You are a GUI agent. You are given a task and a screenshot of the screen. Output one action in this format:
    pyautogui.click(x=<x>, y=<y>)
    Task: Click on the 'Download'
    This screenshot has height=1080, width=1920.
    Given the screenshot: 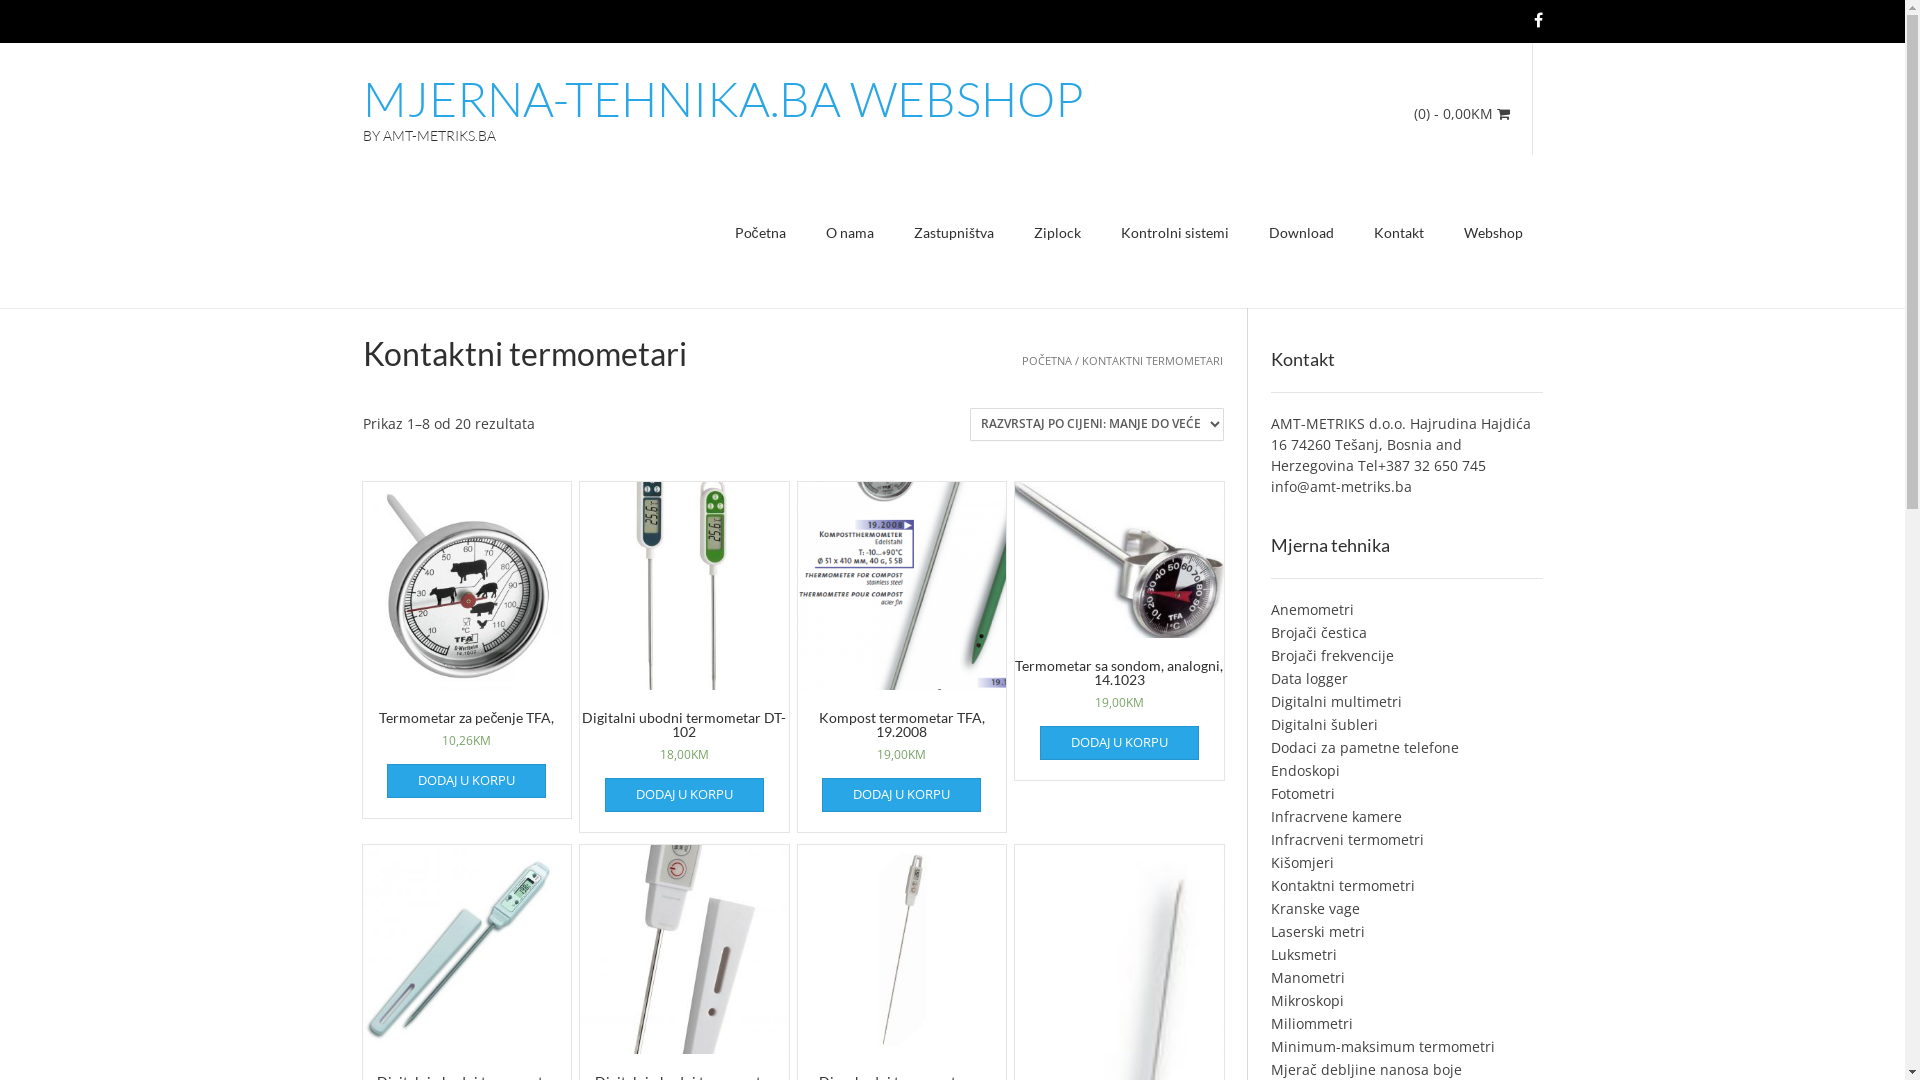 What is the action you would take?
    pyautogui.click(x=1300, y=234)
    